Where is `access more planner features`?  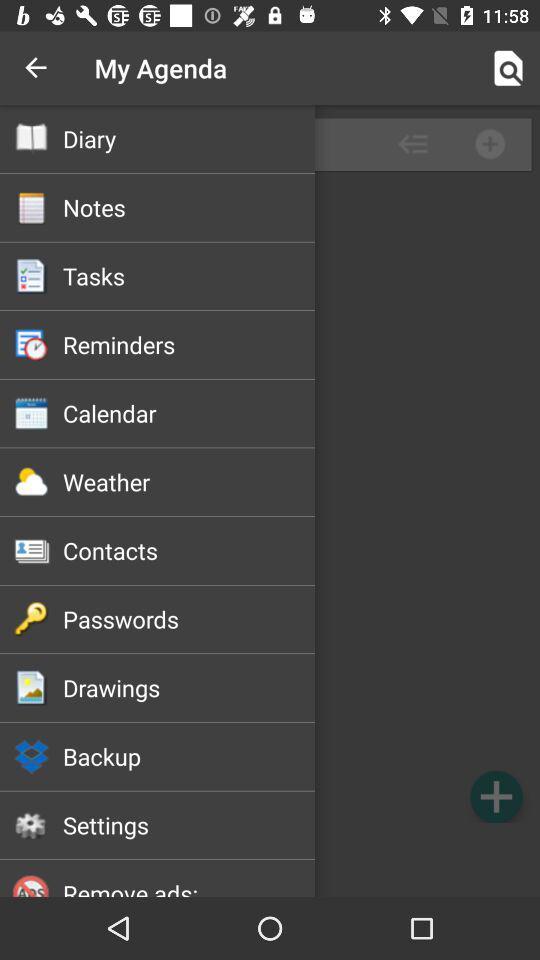
access more planner features is located at coordinates (270, 500).